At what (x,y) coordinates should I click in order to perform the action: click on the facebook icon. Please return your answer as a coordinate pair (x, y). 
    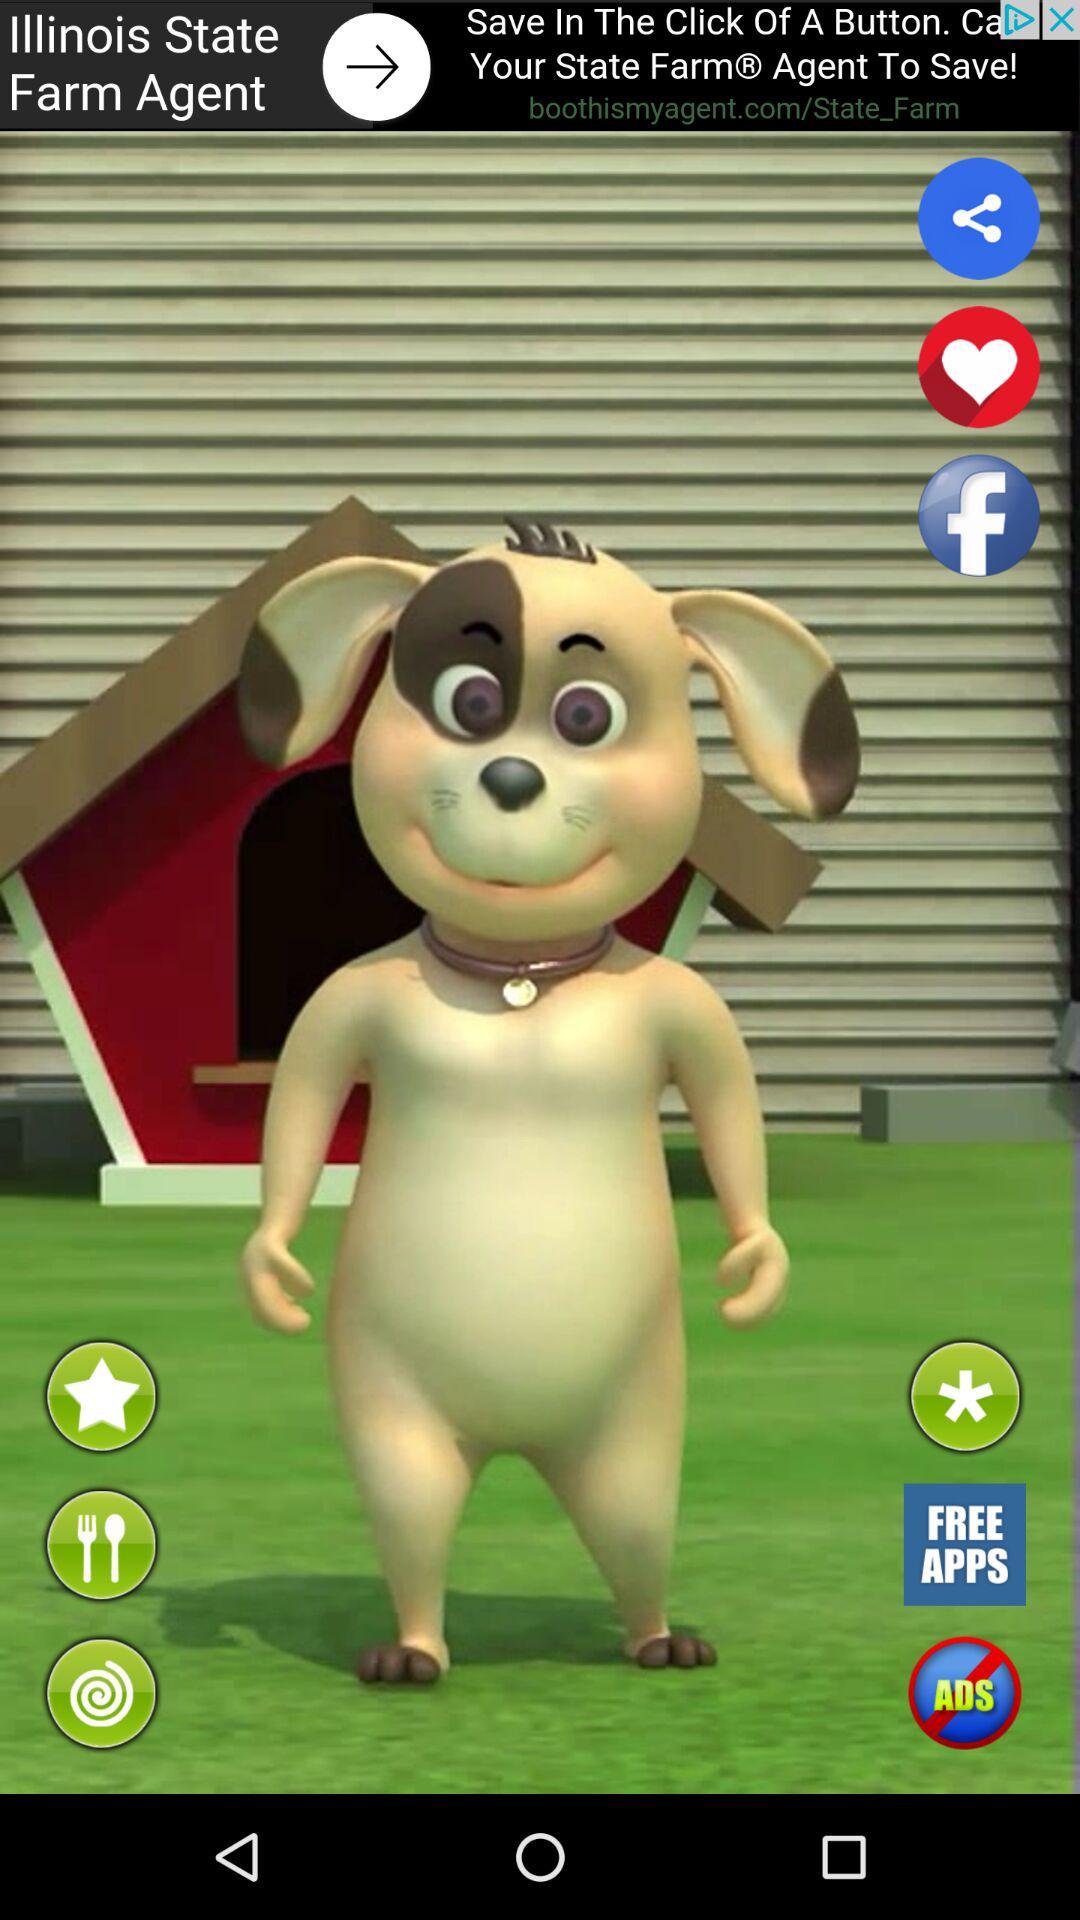
    Looking at the image, I should click on (978, 551).